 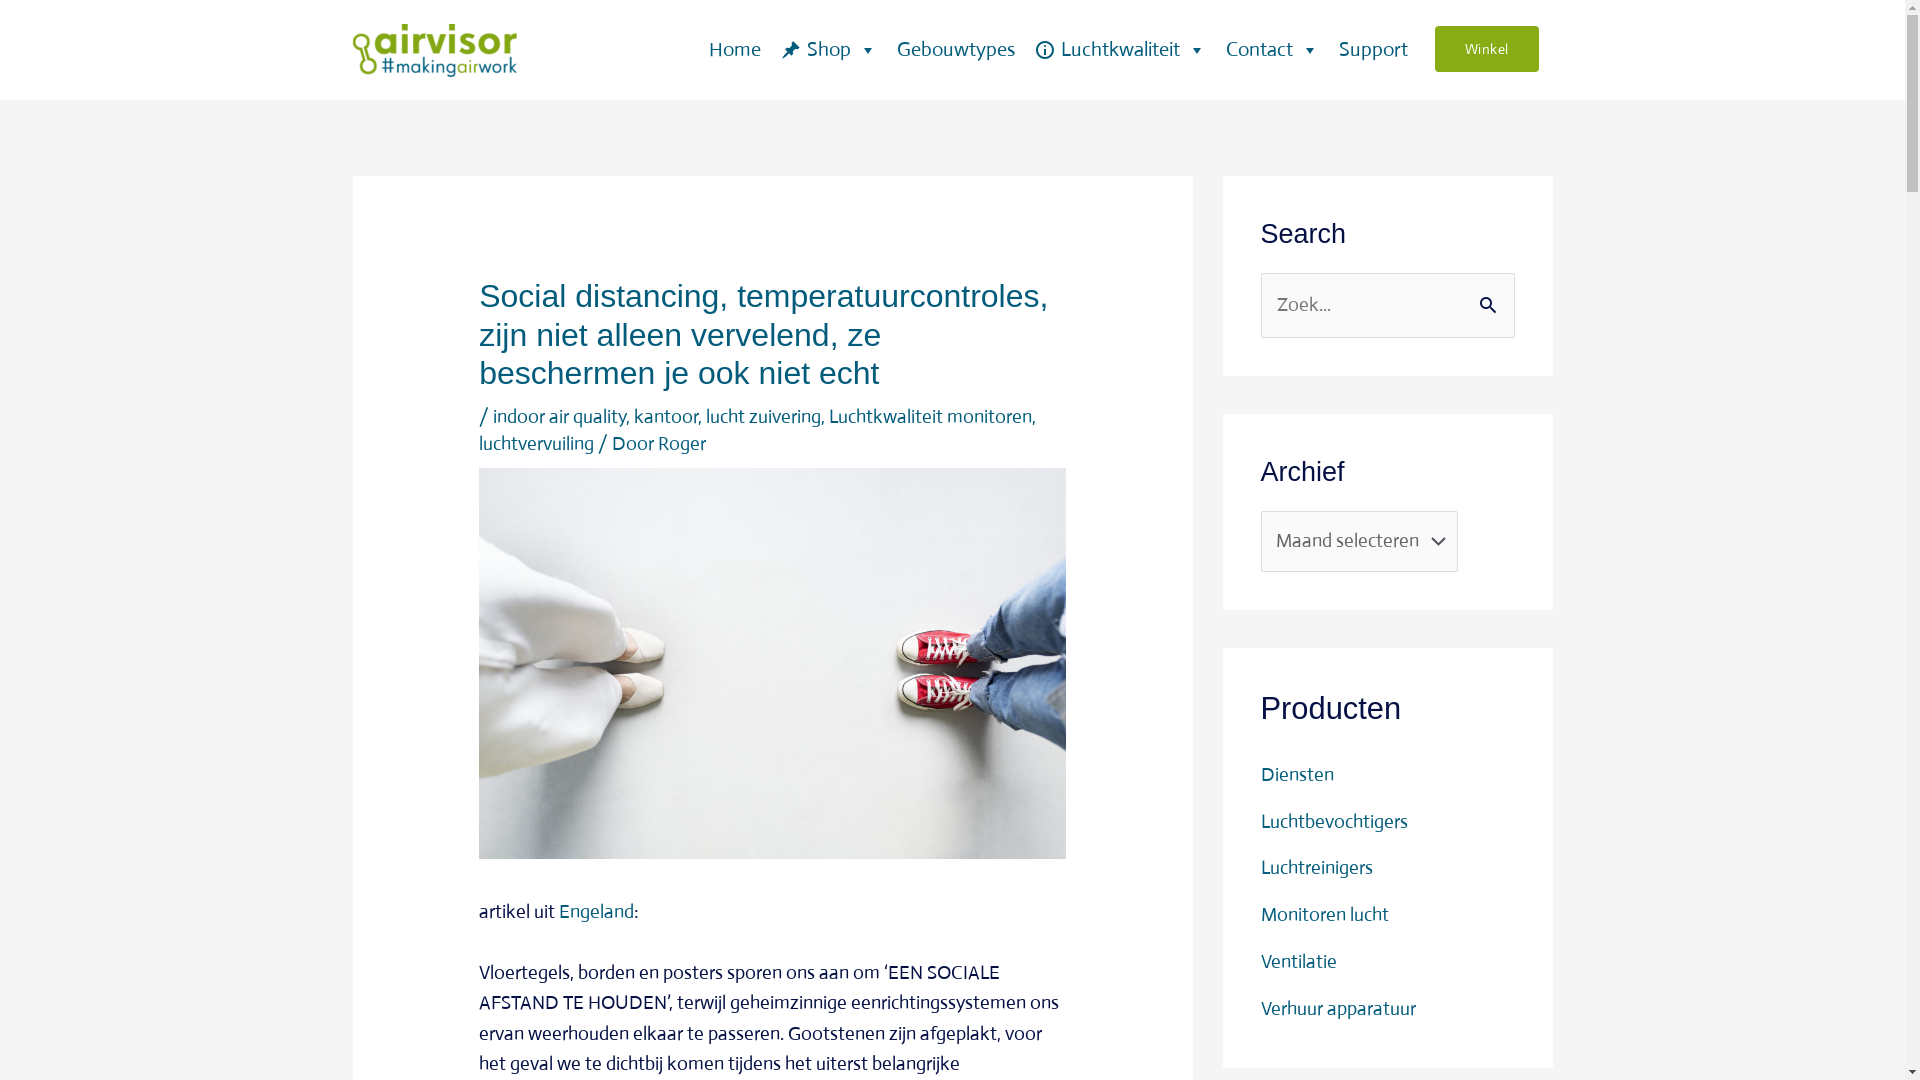 What do you see at coordinates (828, 49) in the screenshot?
I see `'Shop'` at bounding box center [828, 49].